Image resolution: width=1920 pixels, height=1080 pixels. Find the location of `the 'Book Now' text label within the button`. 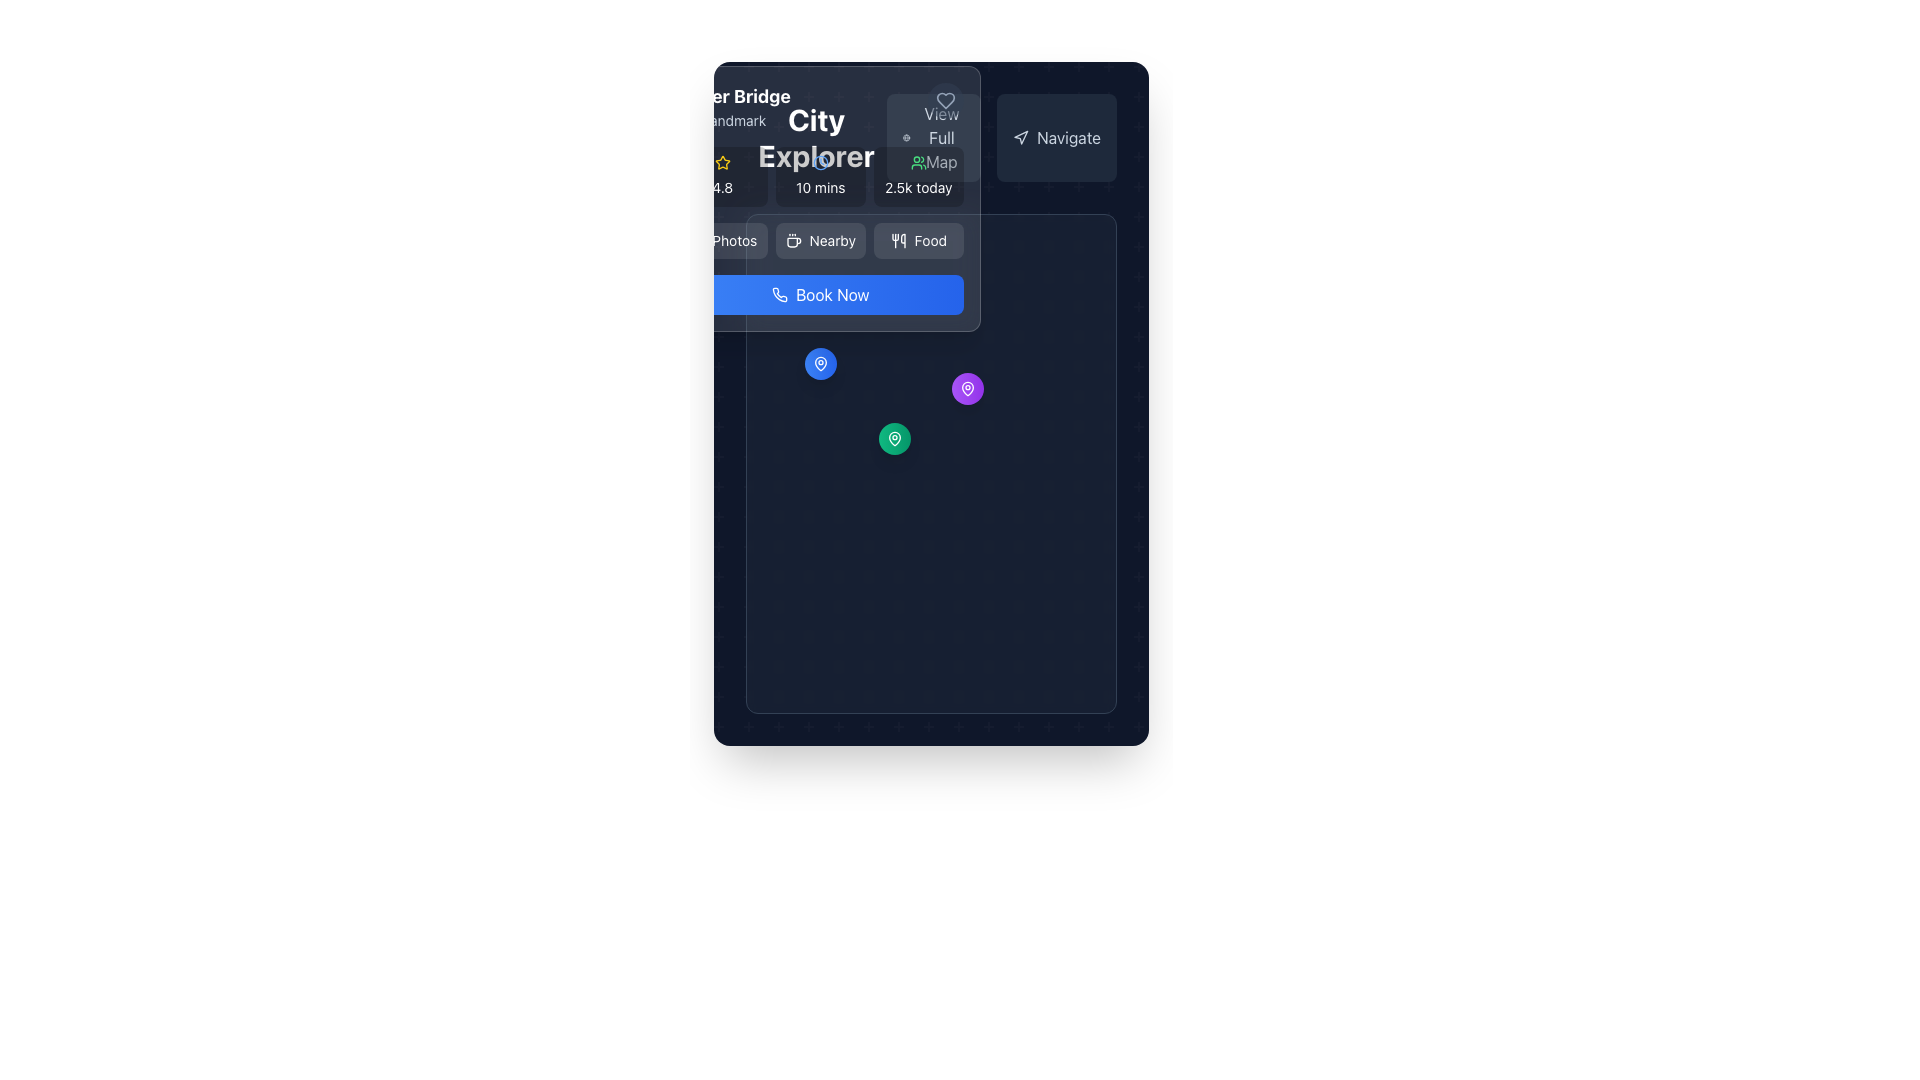

the 'Book Now' text label within the button is located at coordinates (832, 295).